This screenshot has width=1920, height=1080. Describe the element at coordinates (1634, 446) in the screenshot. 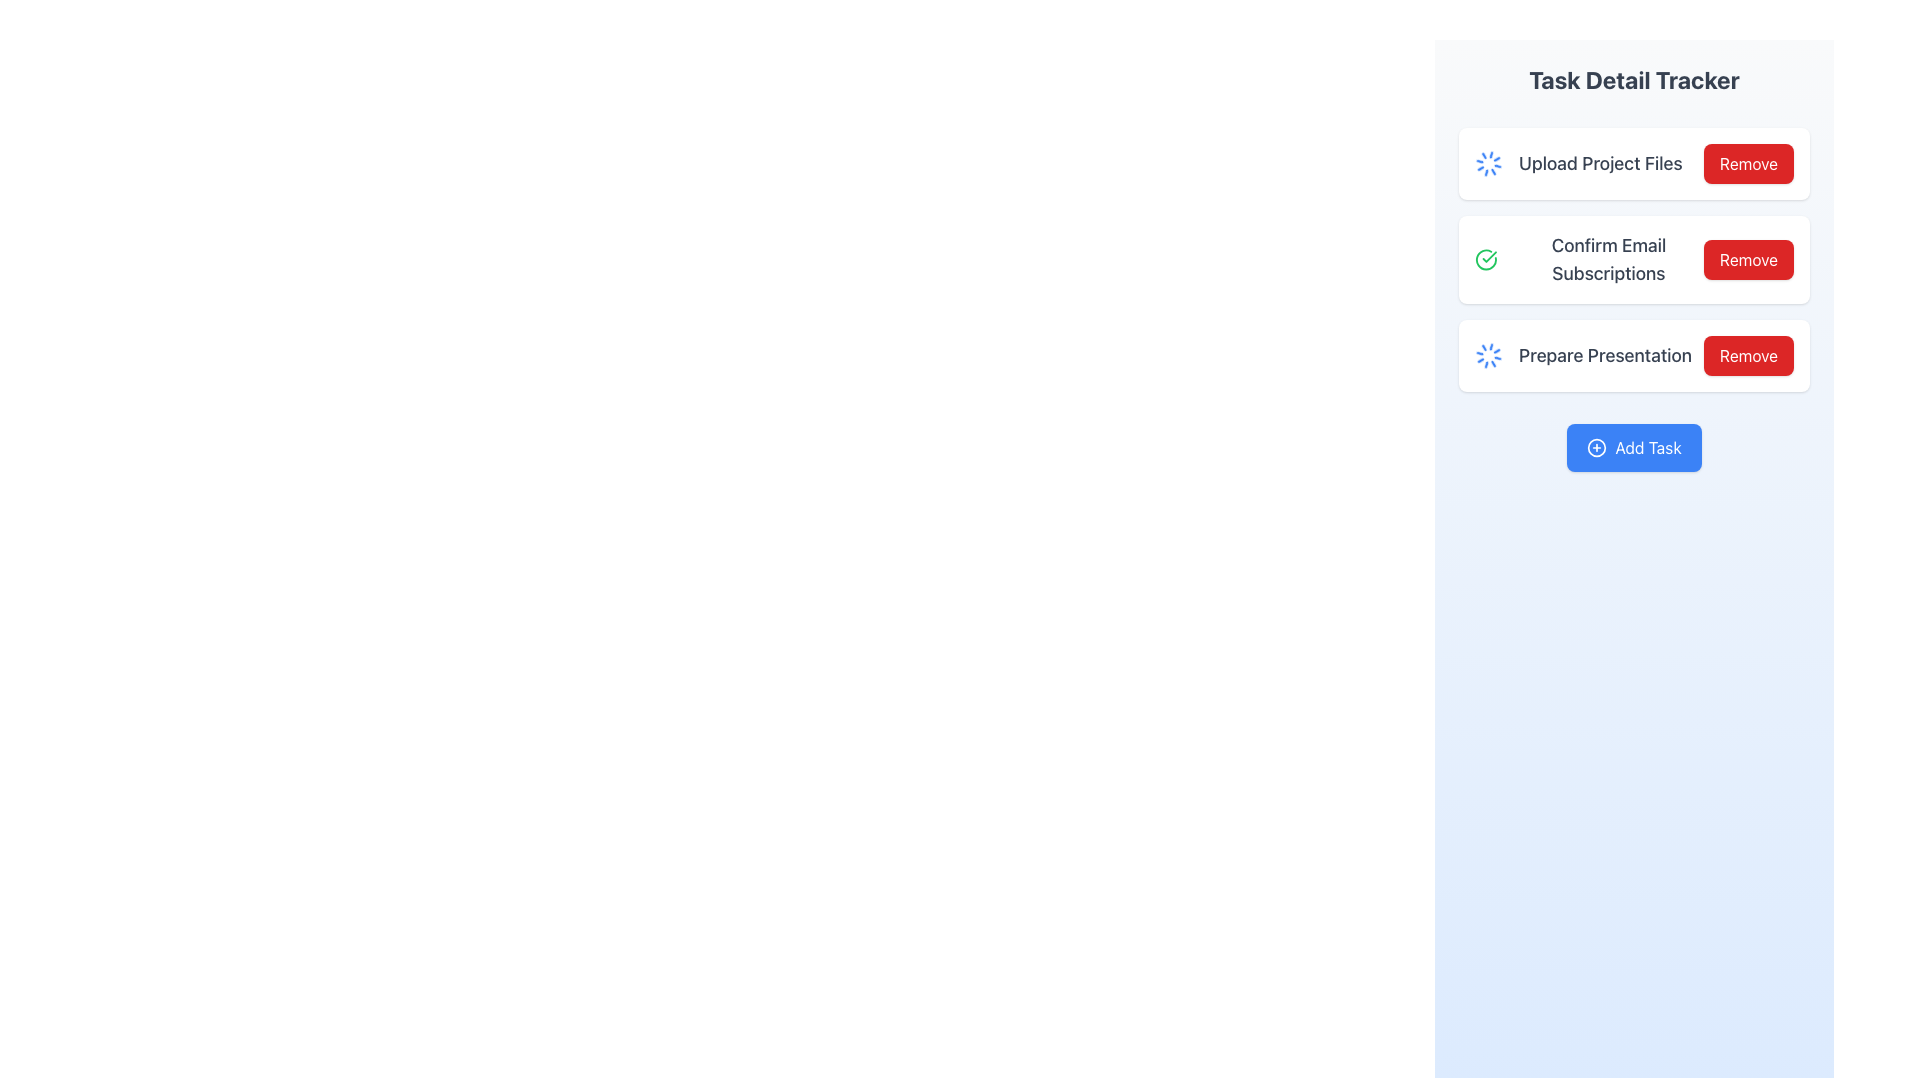

I see `the 'Add Task' button located centrally in the bottom segment of the 'Task Detail Tracker' panel` at that location.